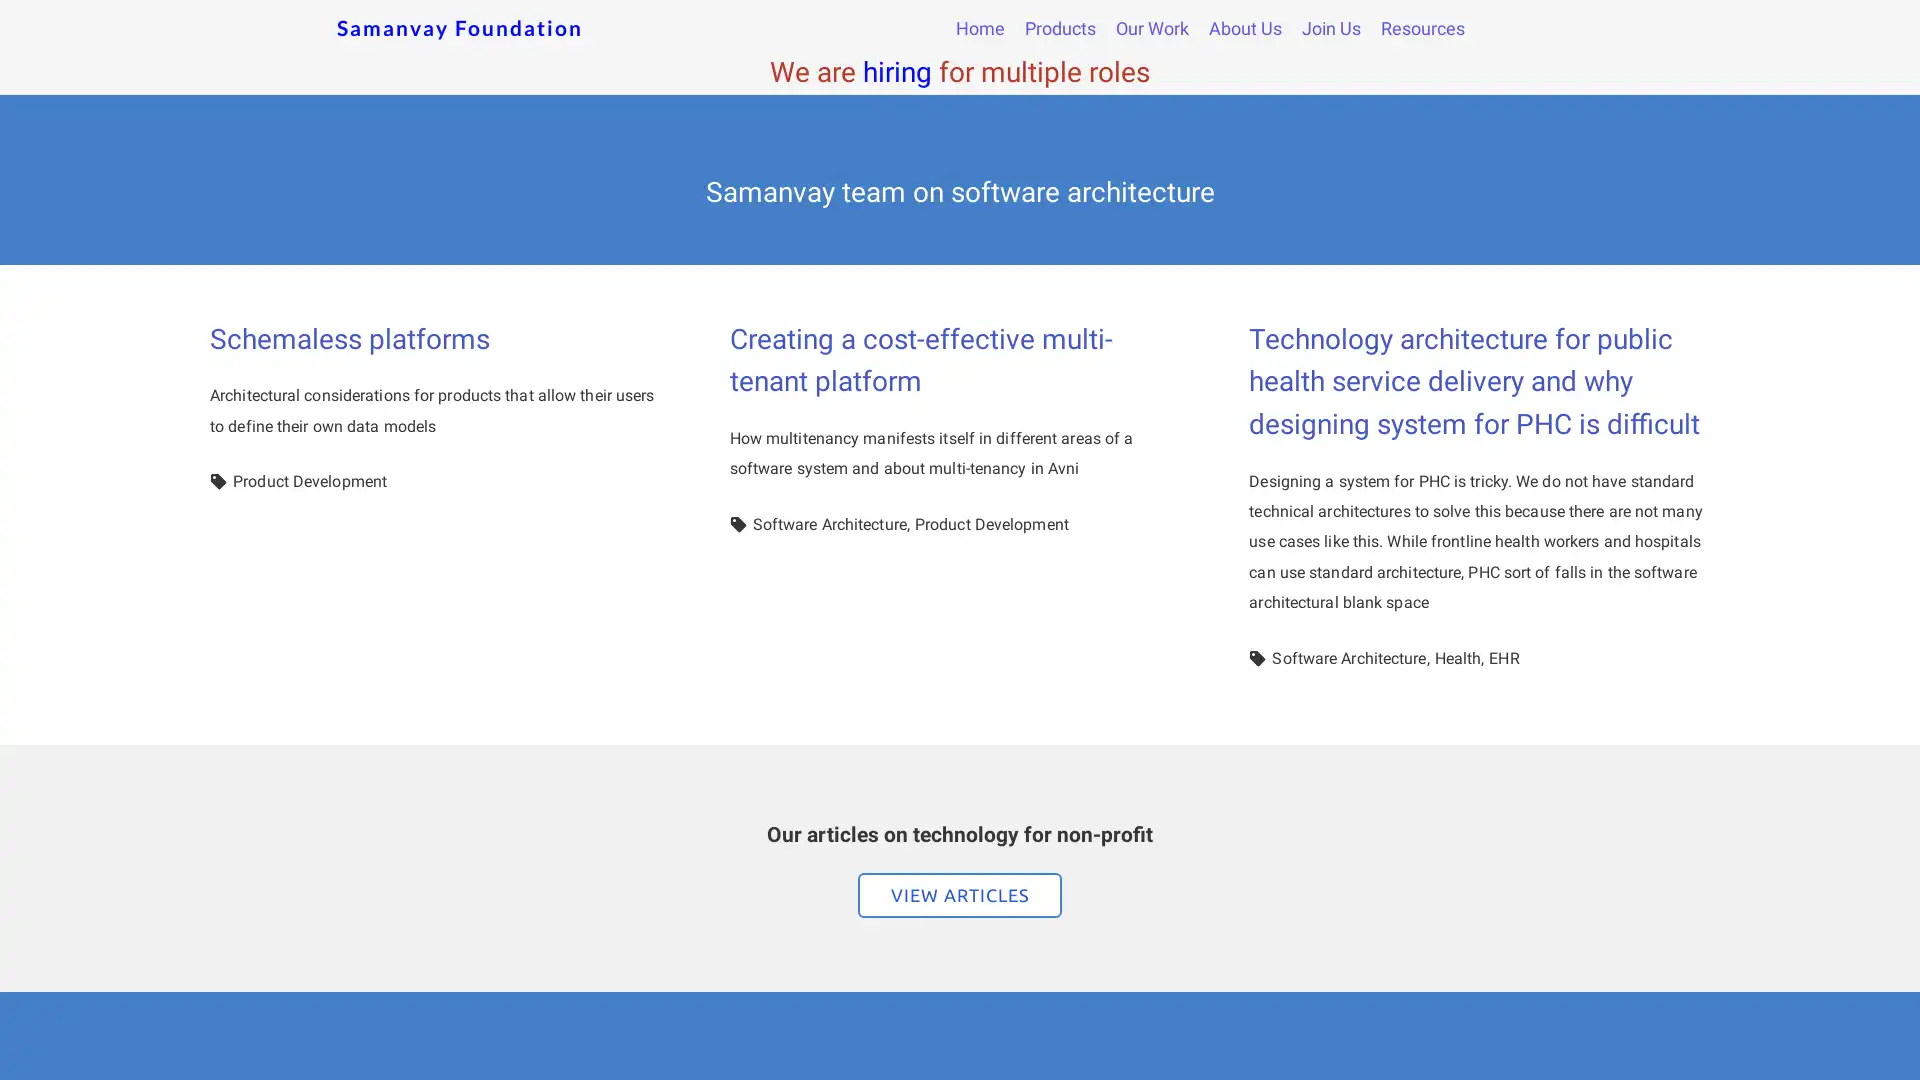 The height and width of the screenshot is (1080, 1920). Describe the element at coordinates (960, 893) in the screenshot. I see `VIEW ARTICLES` at that location.